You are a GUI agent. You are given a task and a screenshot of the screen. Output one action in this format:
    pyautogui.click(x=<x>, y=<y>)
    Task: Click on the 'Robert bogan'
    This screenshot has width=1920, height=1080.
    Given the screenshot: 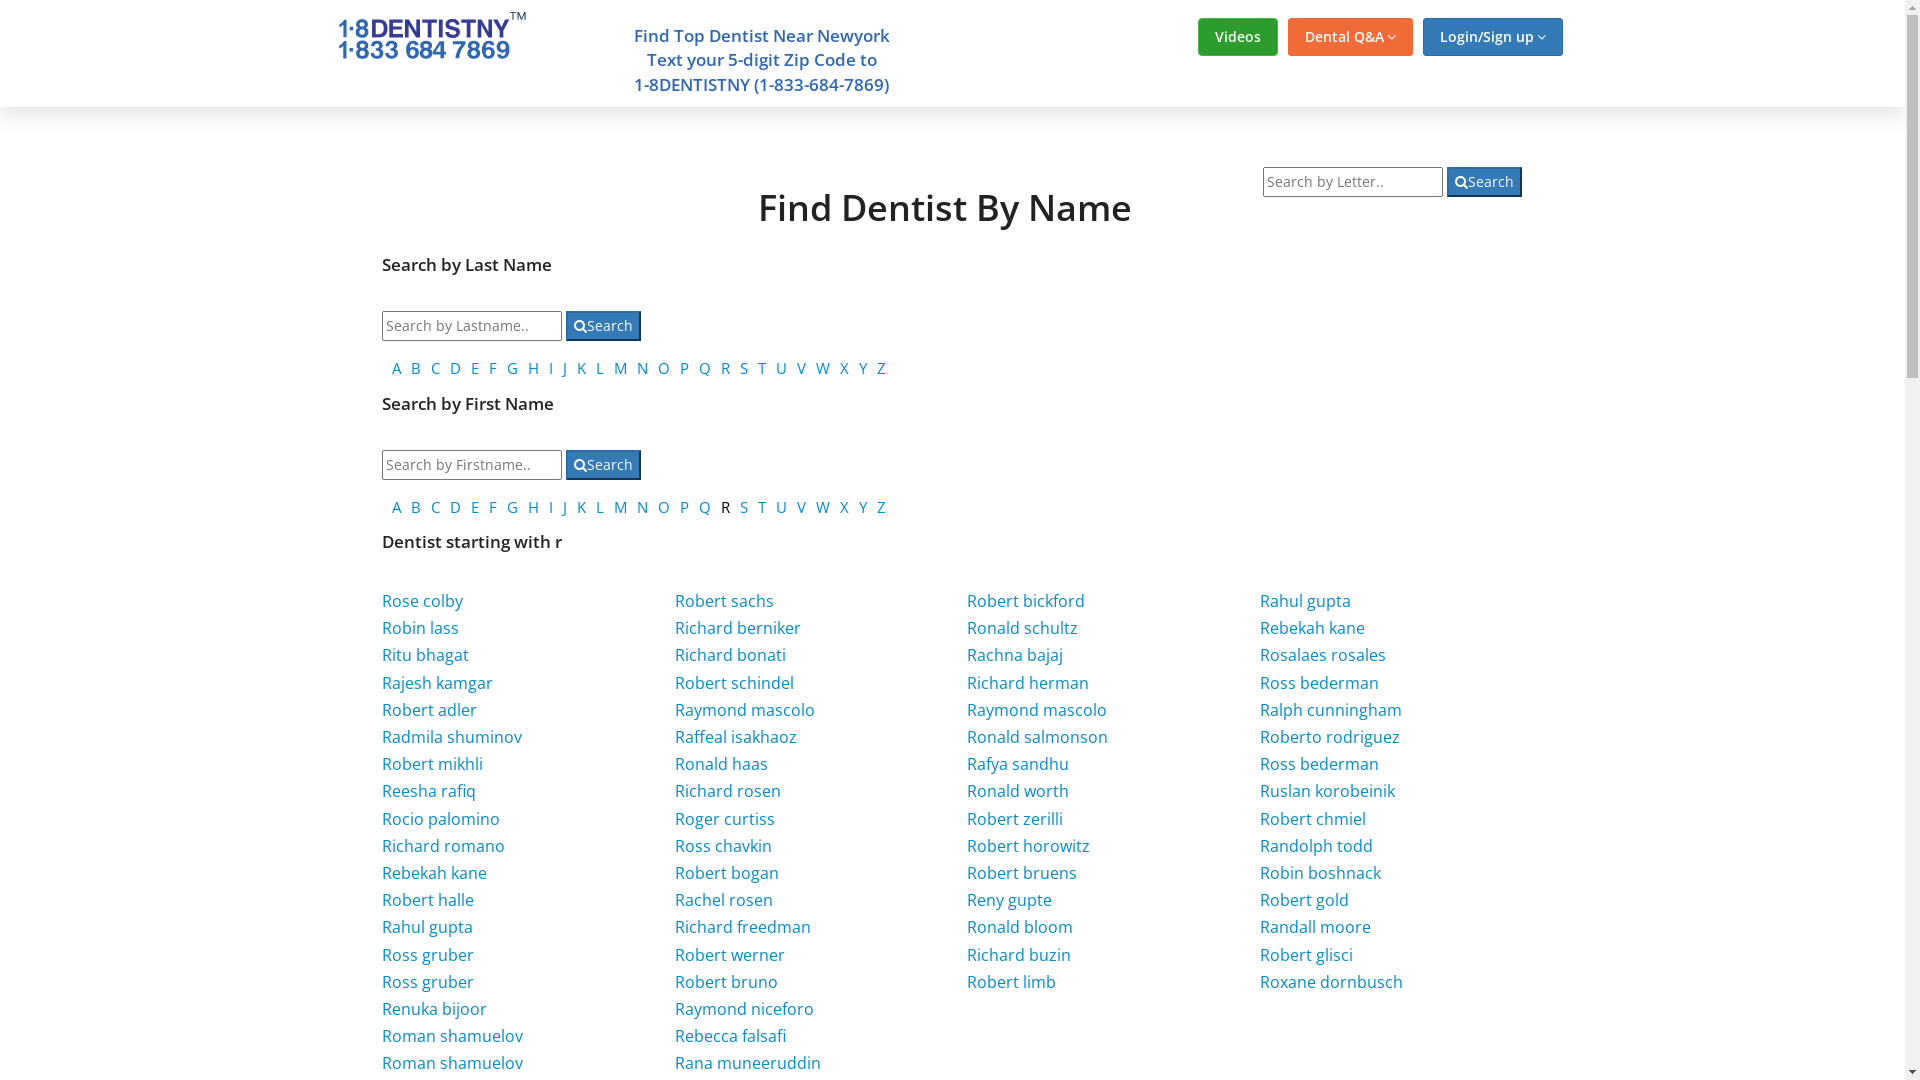 What is the action you would take?
    pyautogui.click(x=725, y=871)
    